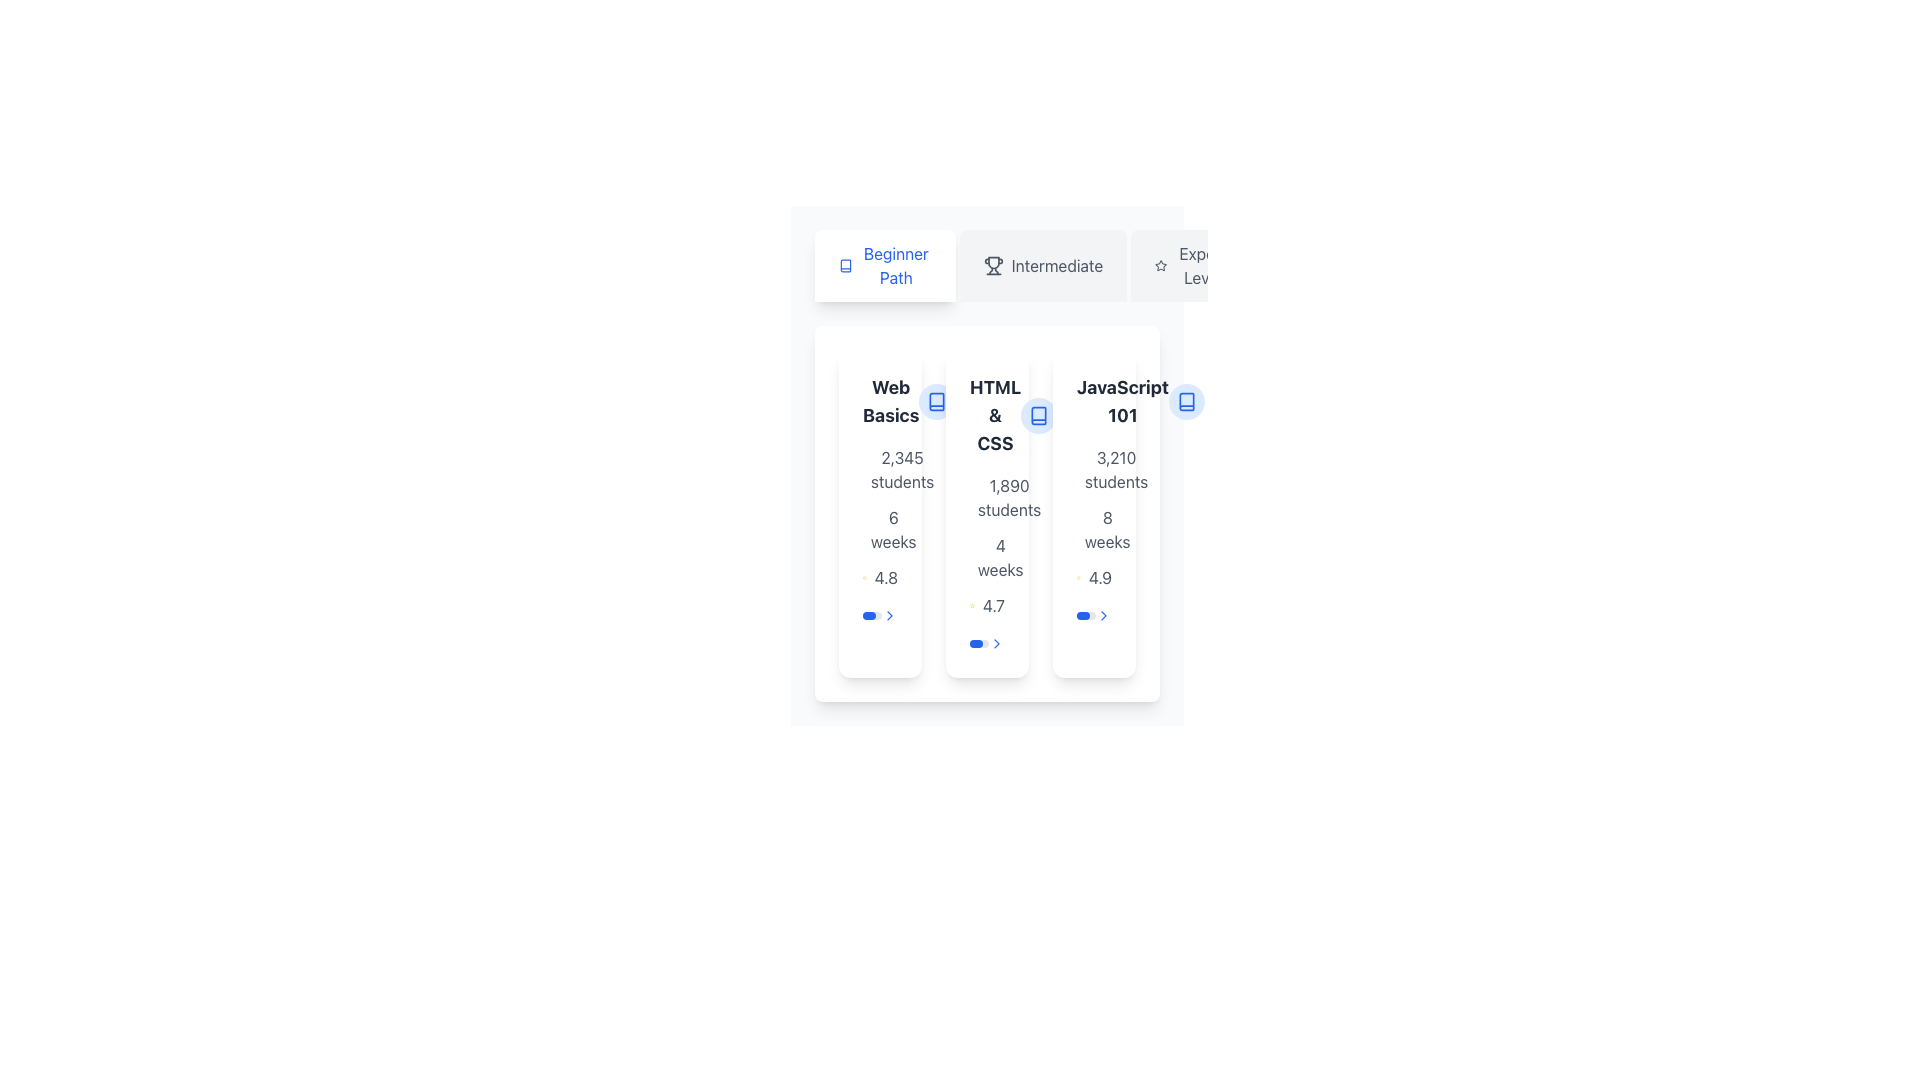 The width and height of the screenshot is (1920, 1080). What do you see at coordinates (993, 604) in the screenshot?
I see `the static text label displaying the rating value '4.7' for the HTML & CSS course, located in the bottom half of the card` at bounding box center [993, 604].